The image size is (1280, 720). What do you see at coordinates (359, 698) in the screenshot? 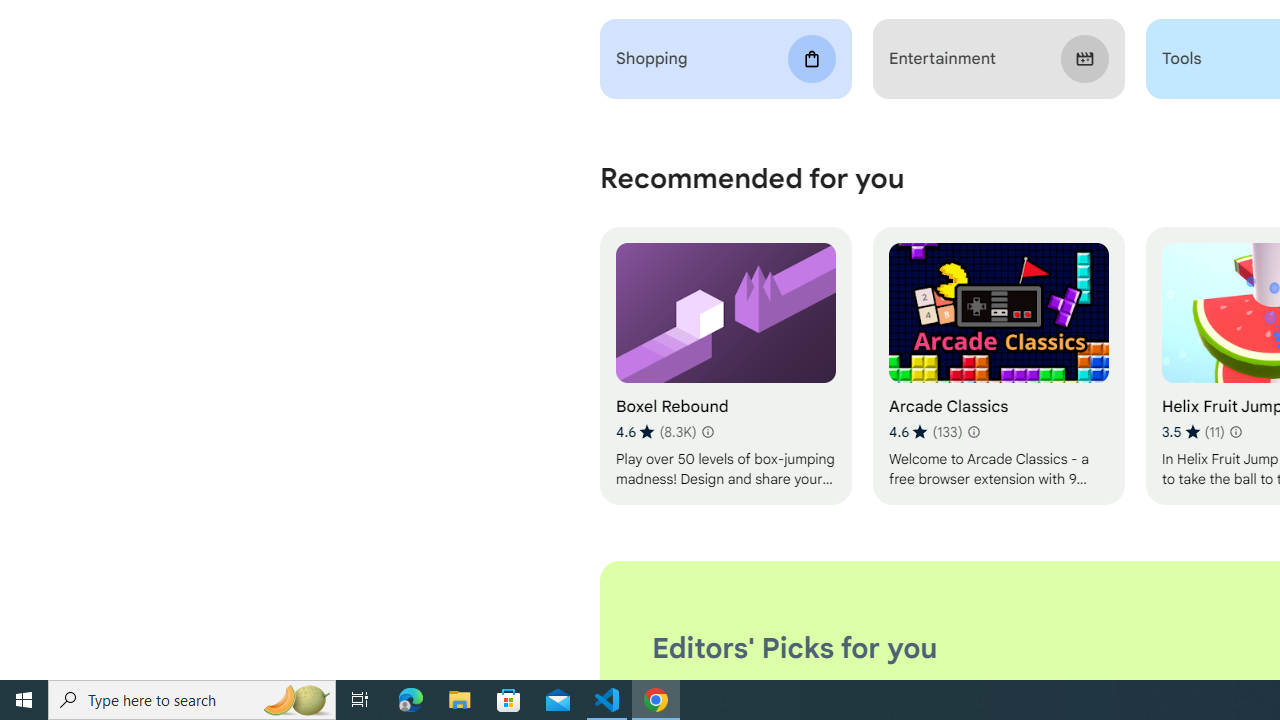
I see `'Task View'` at bounding box center [359, 698].